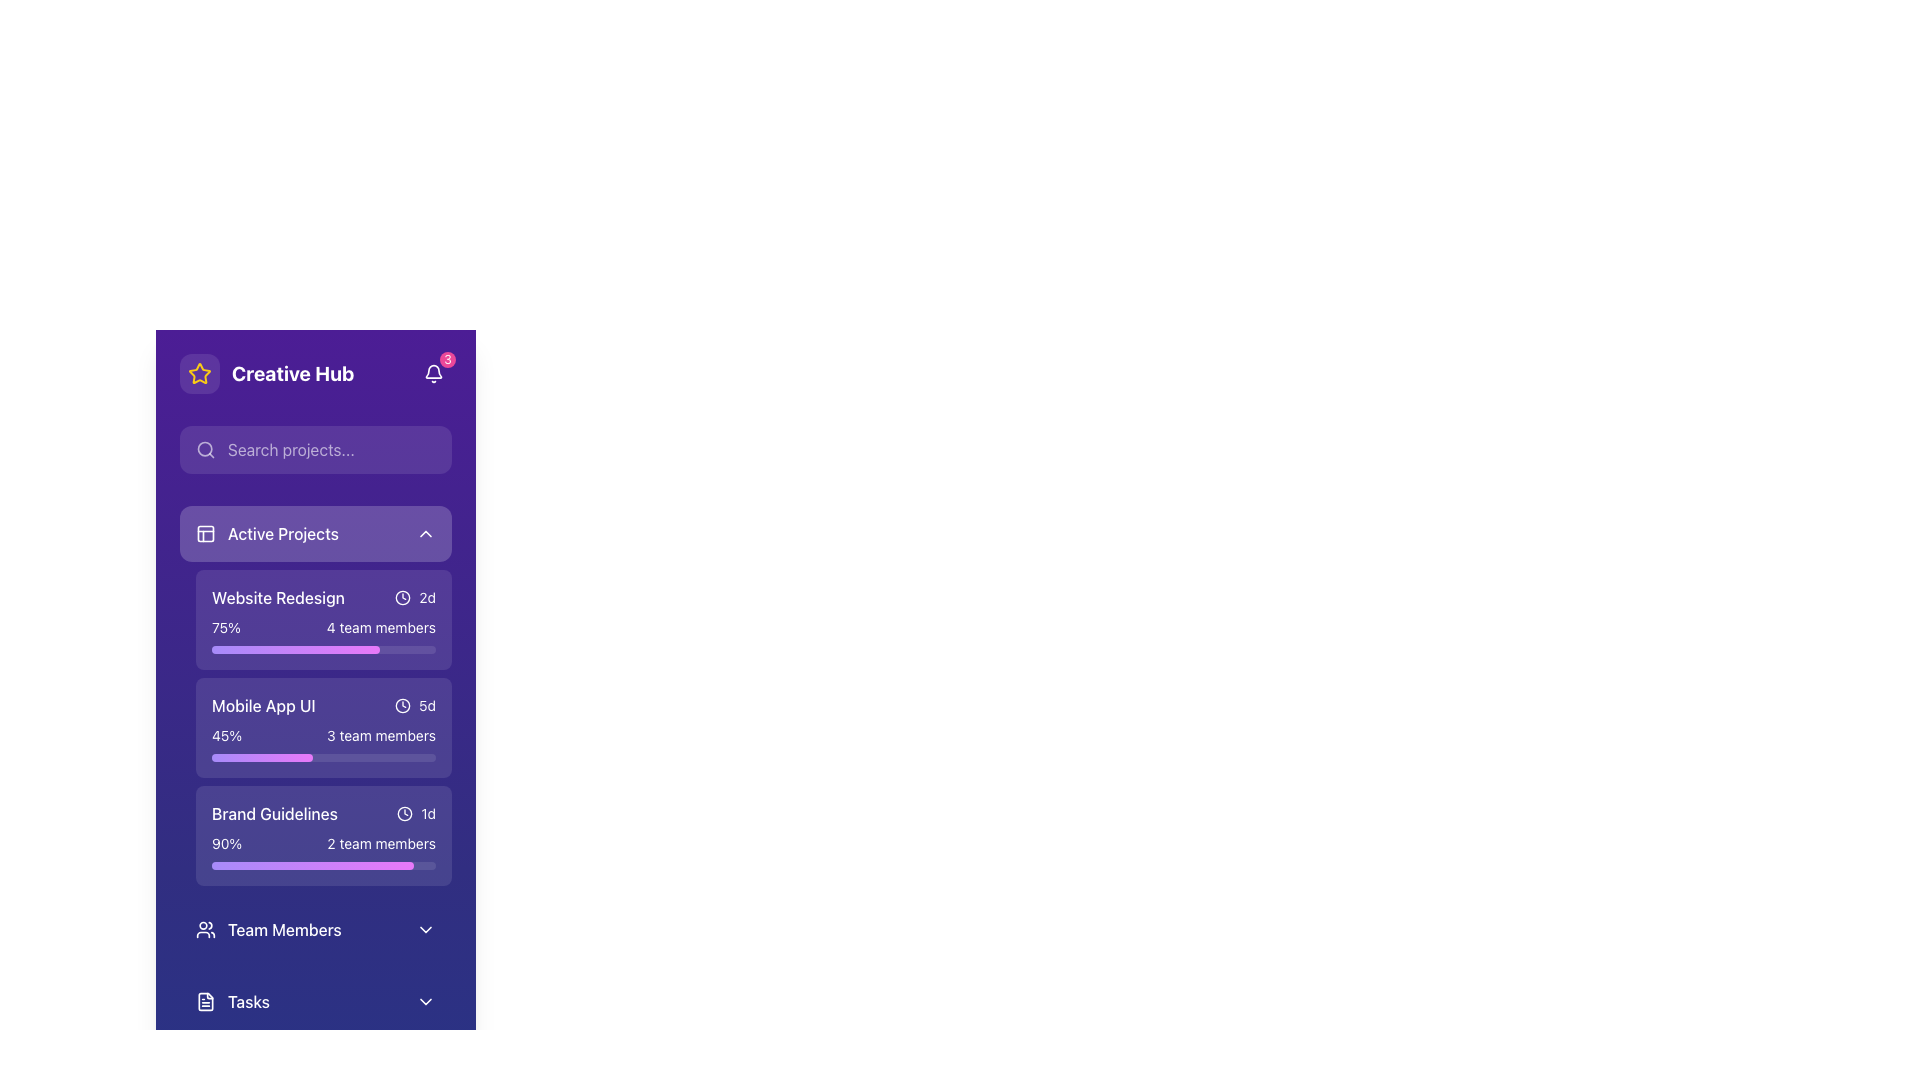 Image resolution: width=1920 pixels, height=1080 pixels. I want to click on the Decorative SVG component located within the small square icon to the left of the 'Active Projects' section title in the sidebar, so click(206, 532).